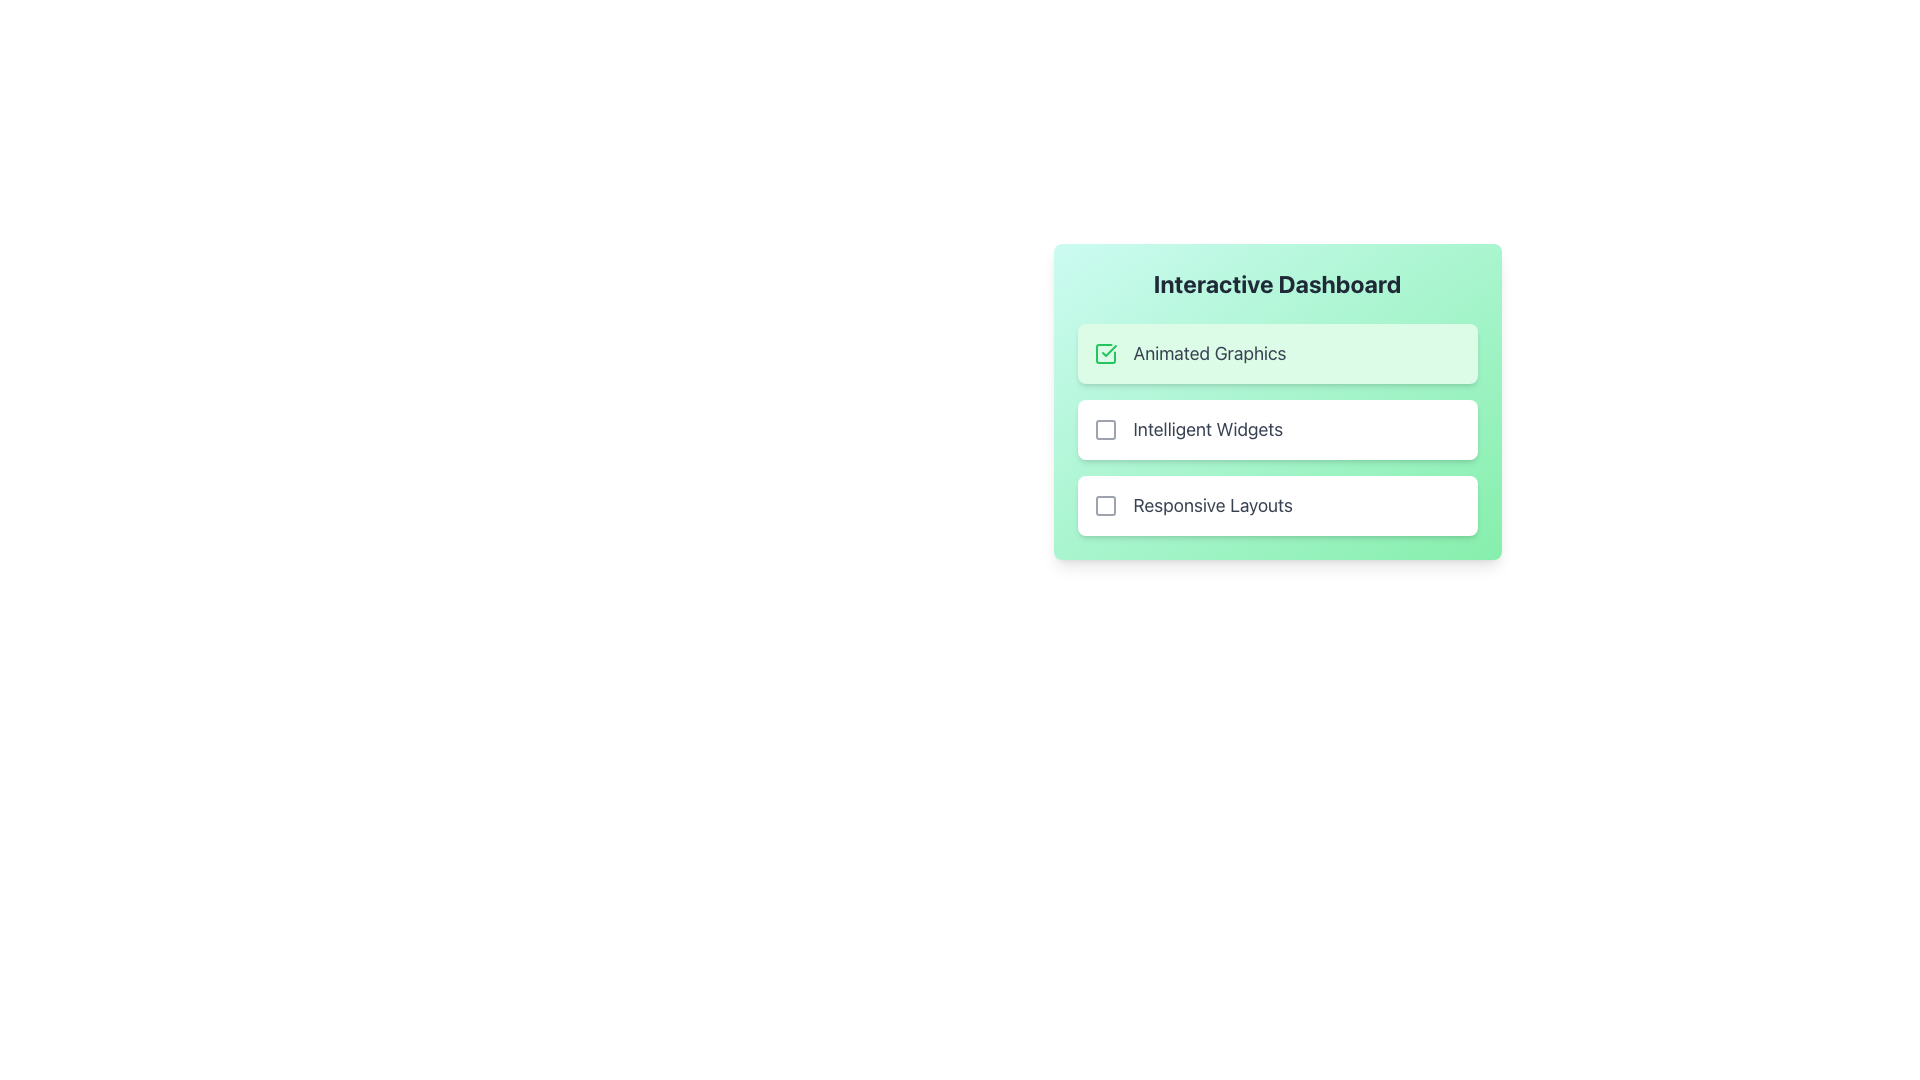  What do you see at coordinates (1107, 350) in the screenshot?
I see `green checkmark icon located in the top card under the 'Interactive Dashboard' heading, positioned to the left of the 'Animated Graphics' text` at bounding box center [1107, 350].